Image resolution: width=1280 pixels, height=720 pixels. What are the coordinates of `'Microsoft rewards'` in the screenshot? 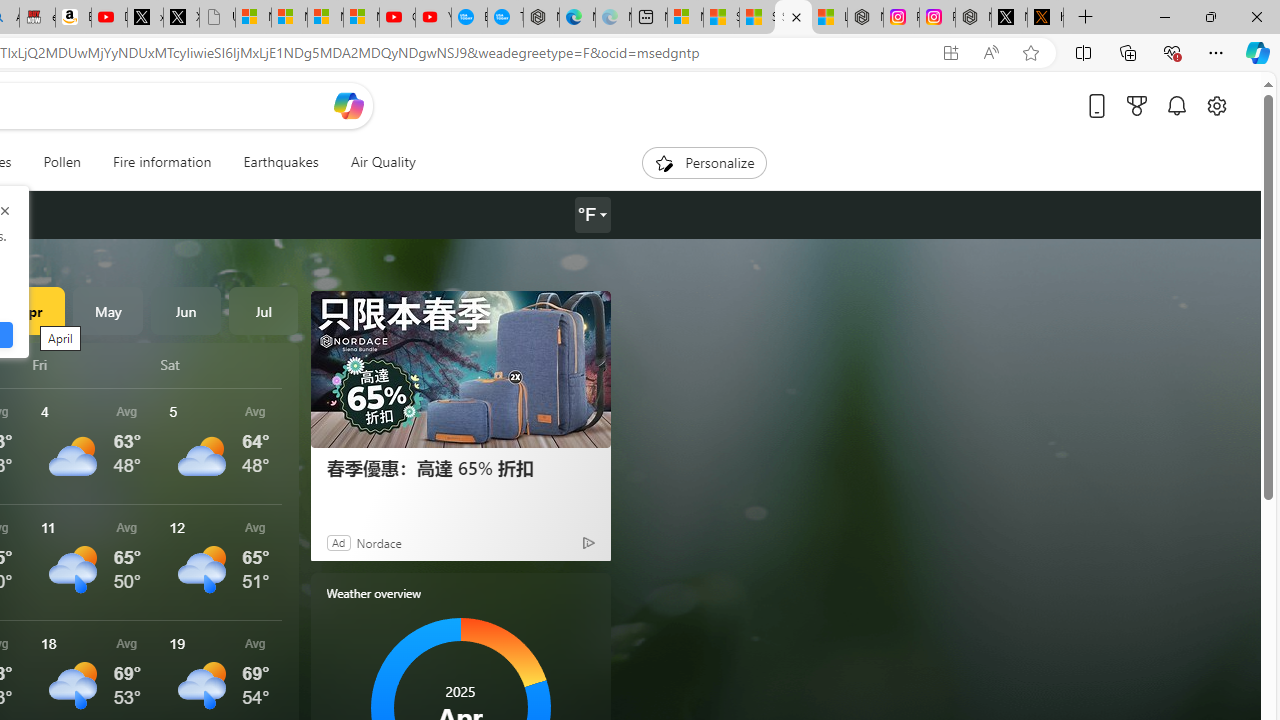 It's located at (1137, 105).